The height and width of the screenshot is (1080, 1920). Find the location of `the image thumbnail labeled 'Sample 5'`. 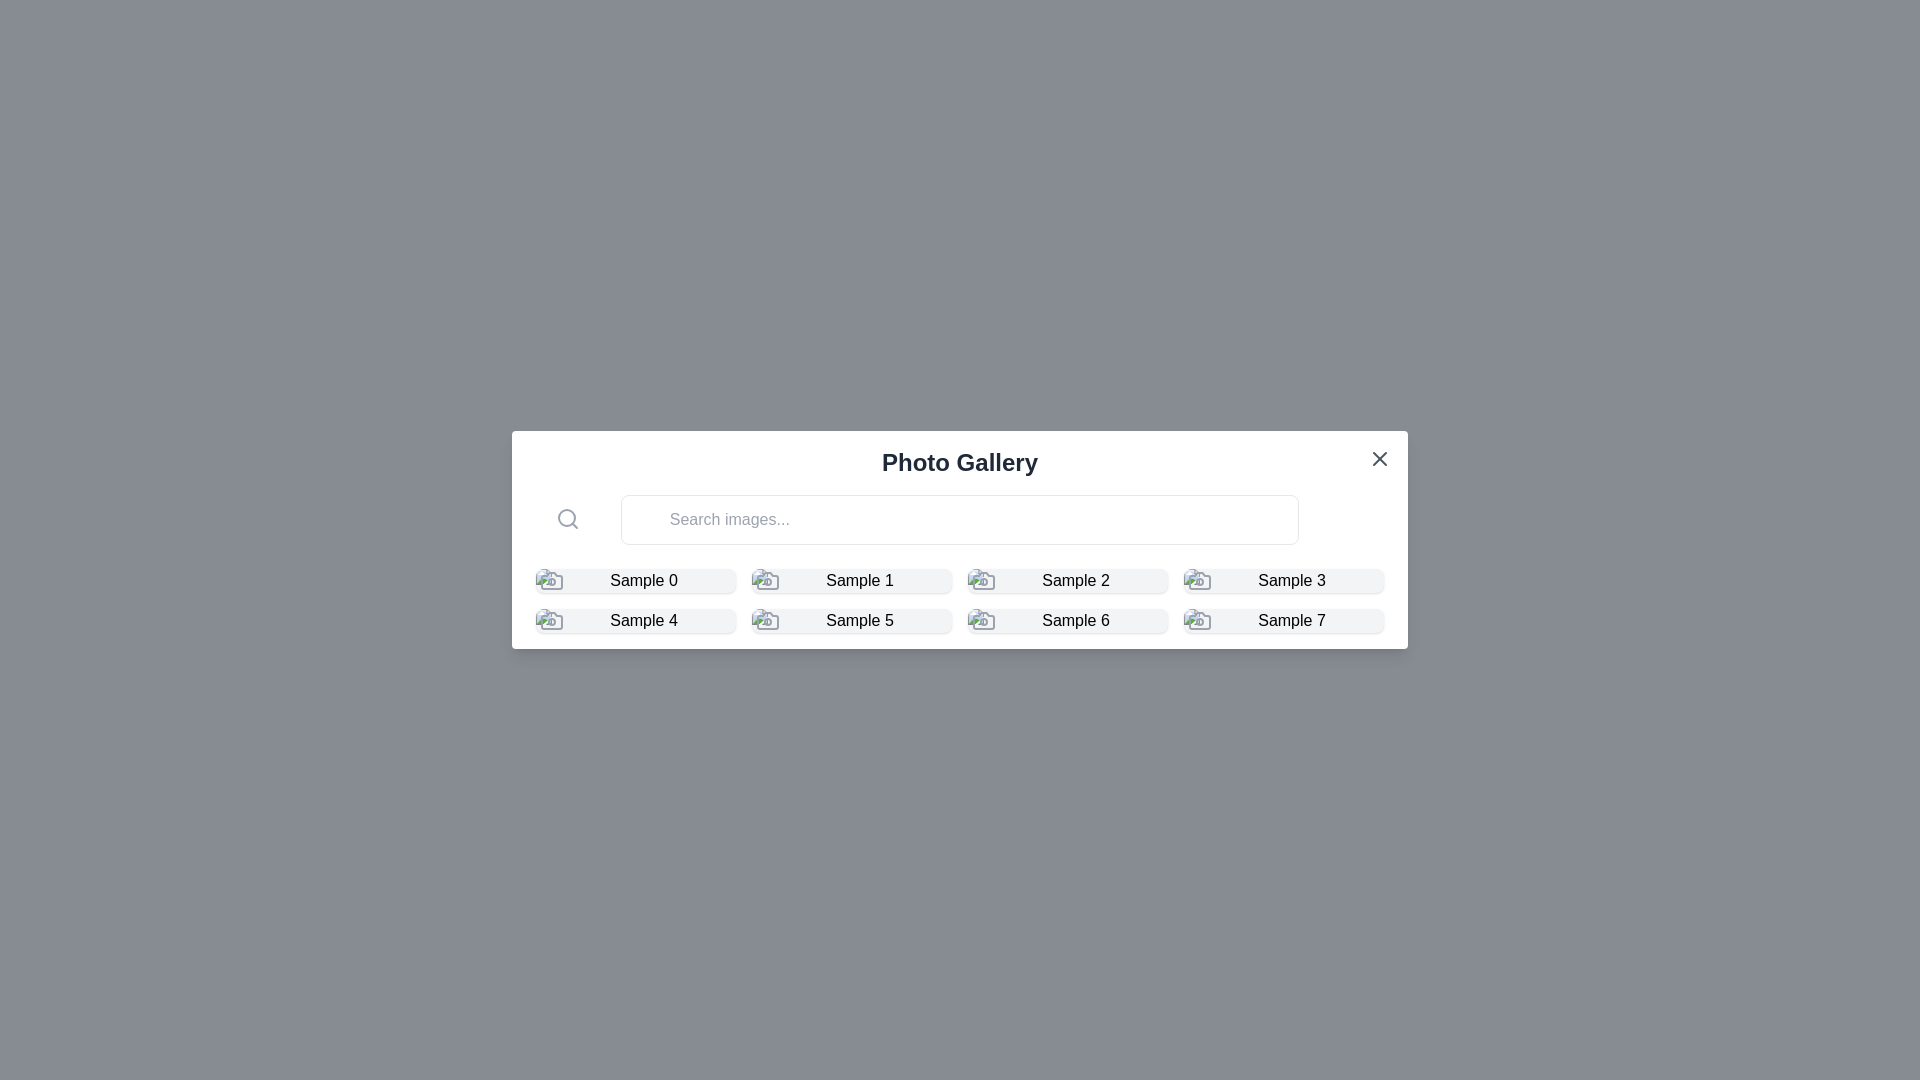

the image thumbnail labeled 'Sample 5' is located at coordinates (851, 620).